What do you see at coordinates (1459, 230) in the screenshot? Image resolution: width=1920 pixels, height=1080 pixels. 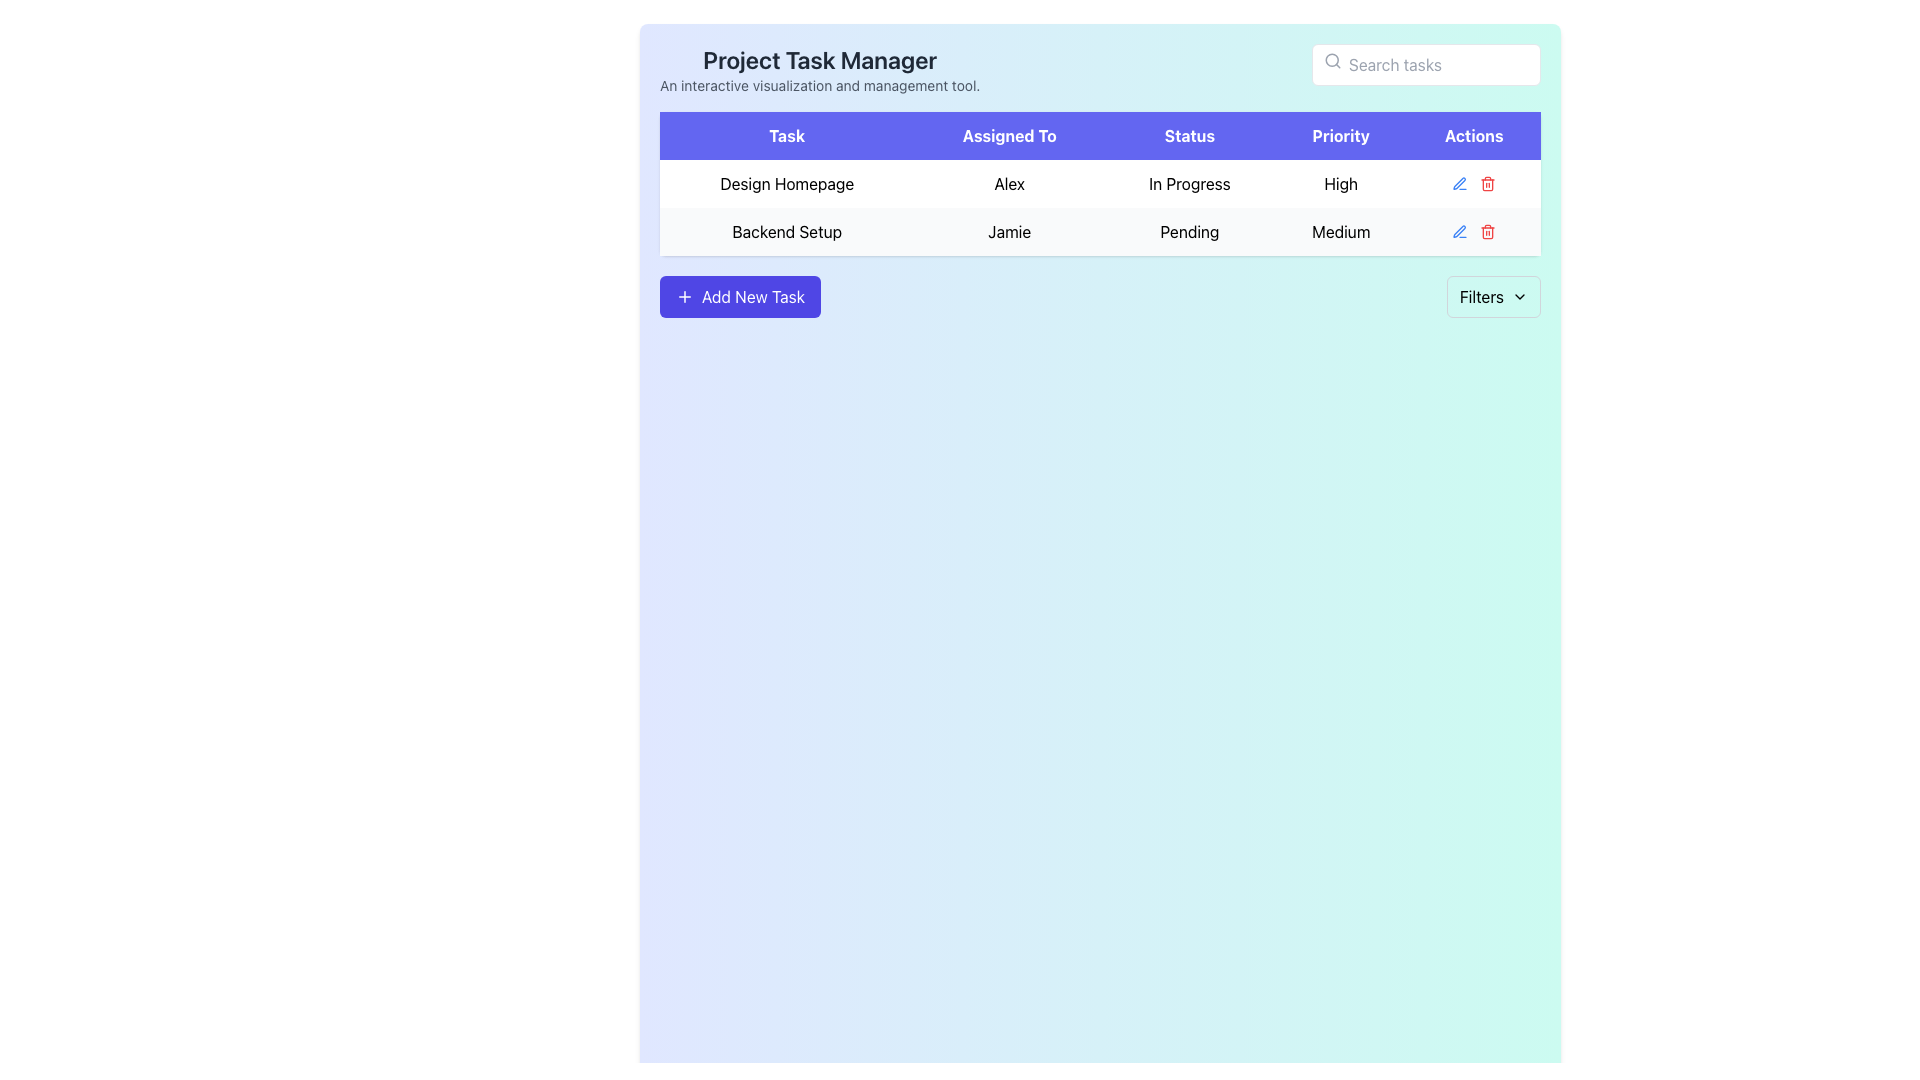 I see `the SVG-based pen icon for edit functions in the 'Actions' section of the 'Backend Setup' row` at bounding box center [1459, 230].